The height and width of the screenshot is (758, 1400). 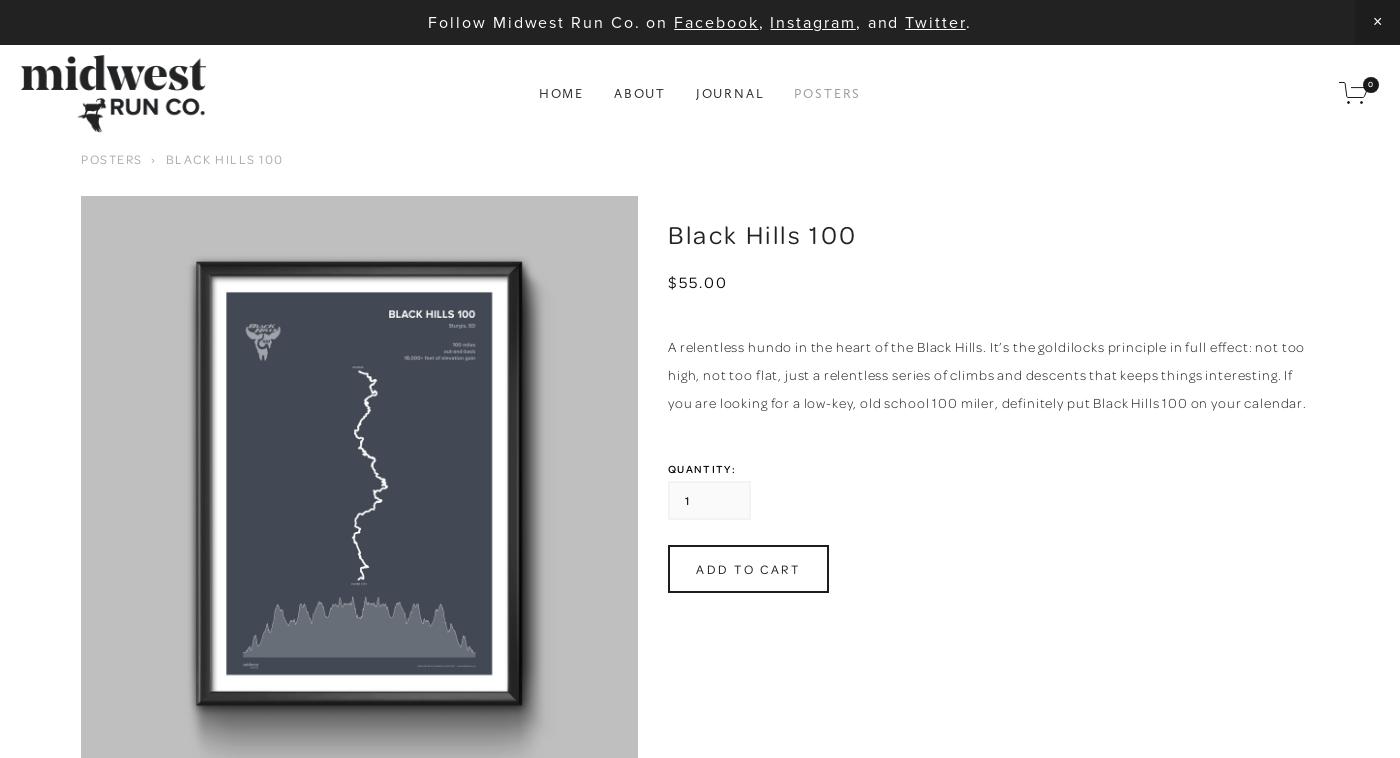 I want to click on 'A relentless hundo in the heart of the Black Hills. It’s the goldilocks principle in full effect: not too high, not too flat, just a relentless series of climbs and descents that keeps things interesting. If you are looking for a low-key, old school 100 miler, definitely put Black Hills 100 on your calendar.', so click(x=987, y=373).